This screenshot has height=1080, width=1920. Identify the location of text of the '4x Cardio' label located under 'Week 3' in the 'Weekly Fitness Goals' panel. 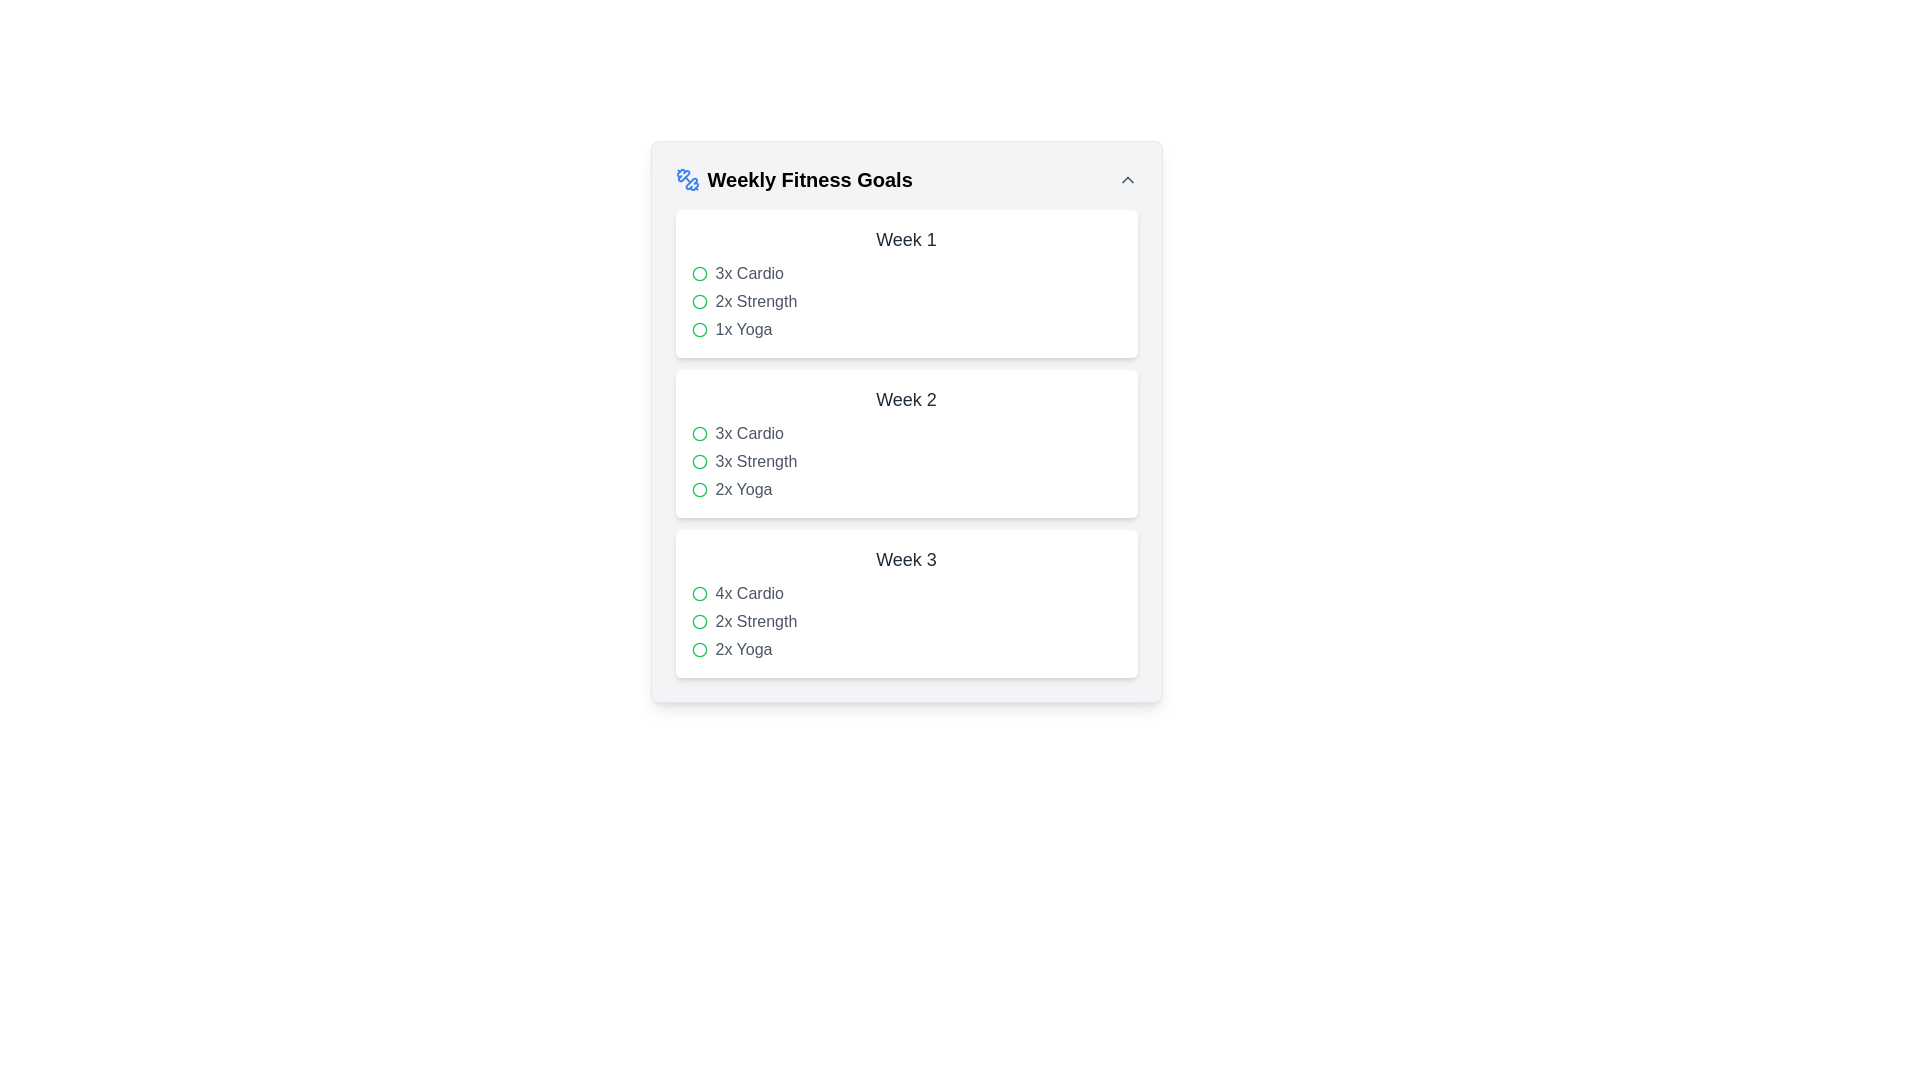
(748, 593).